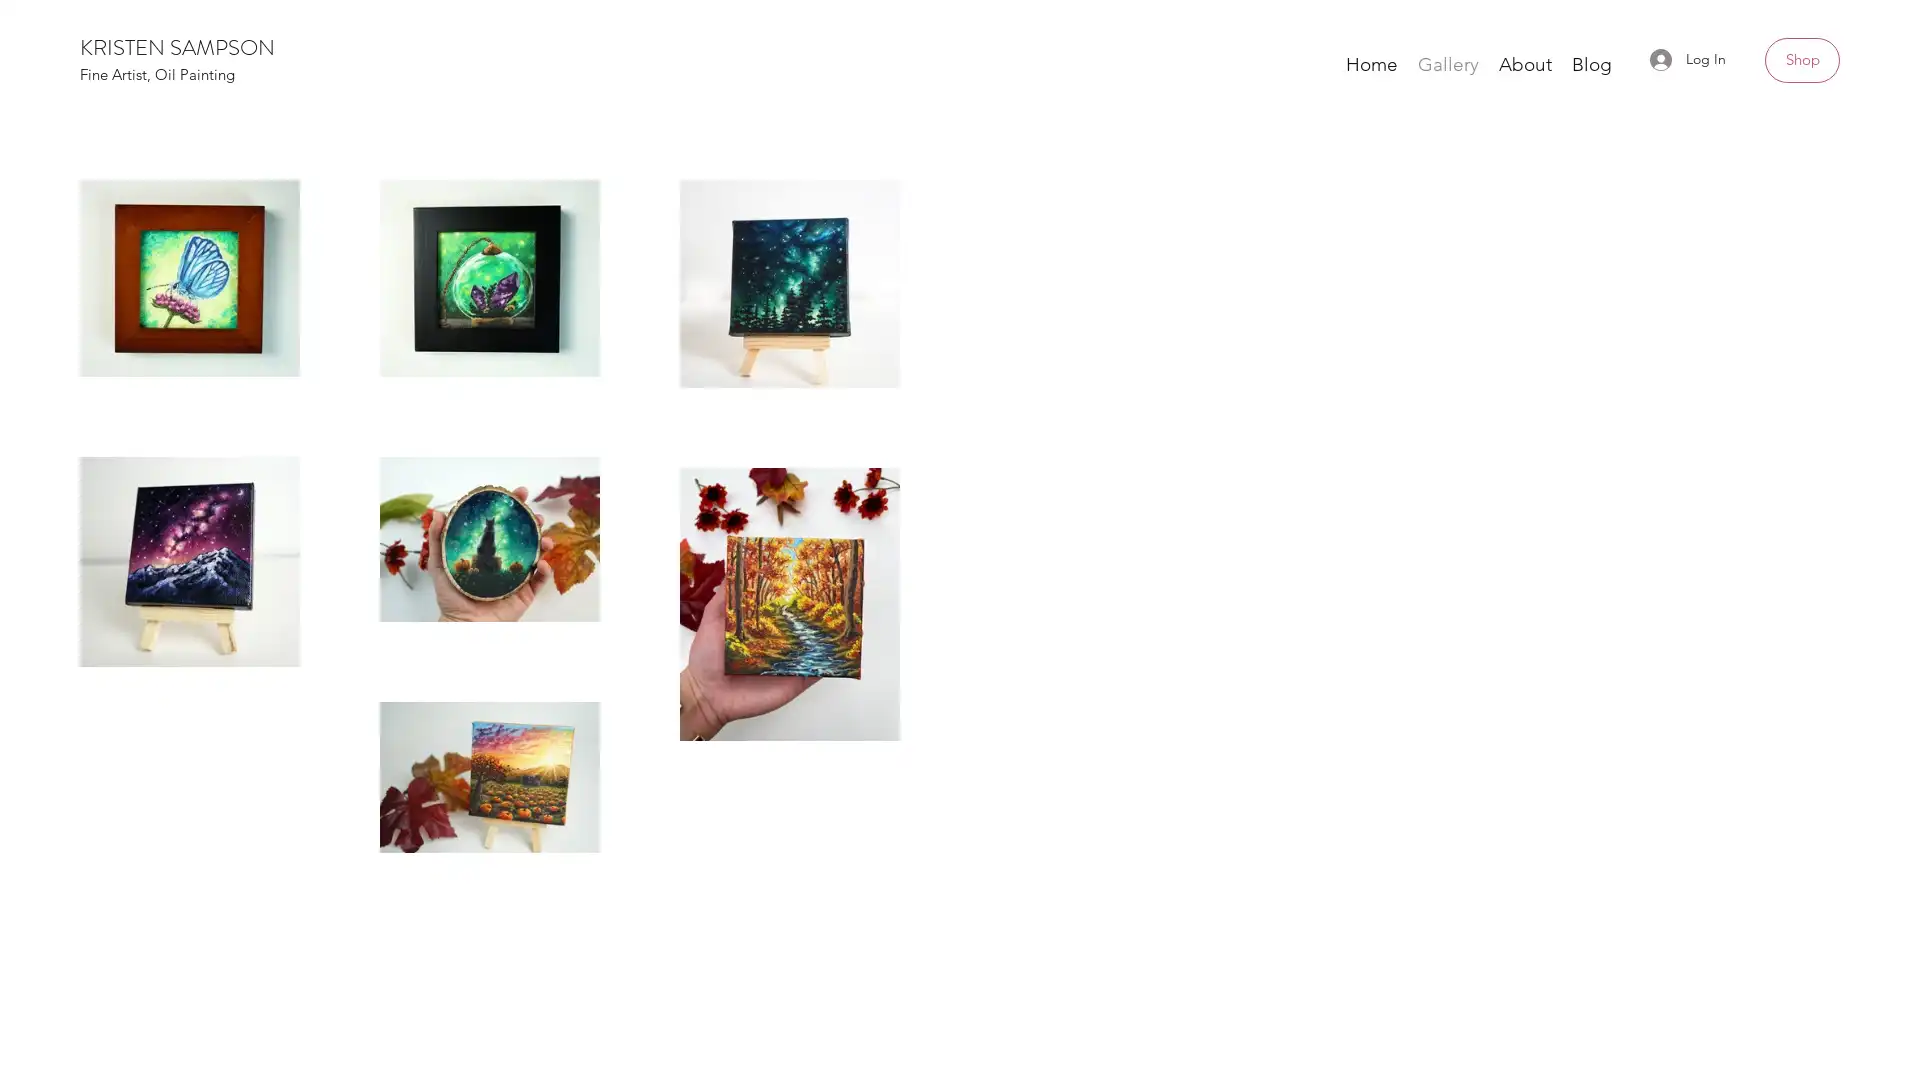 The image size is (1920, 1080). Describe the element at coordinates (1687, 58) in the screenshot. I see `Log In` at that location.